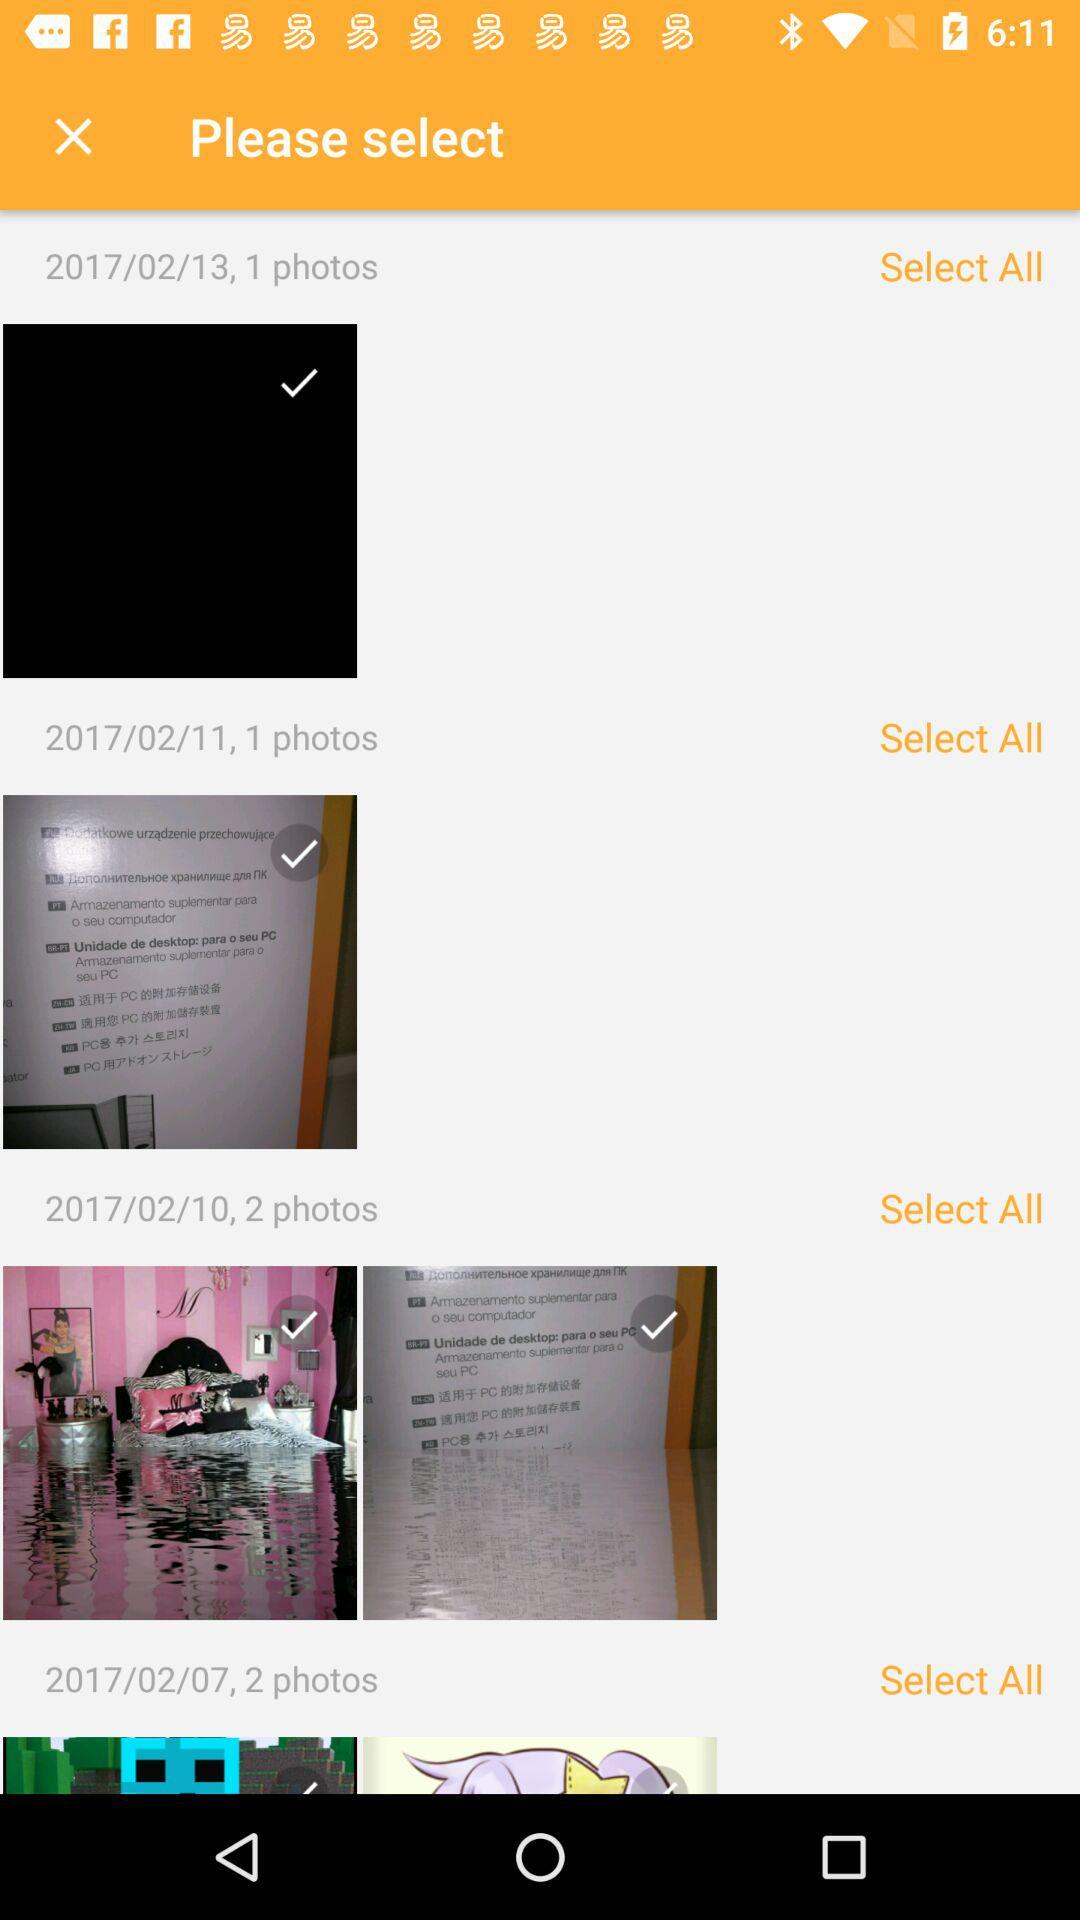  What do you see at coordinates (291, 1331) in the screenshot?
I see `photo checkmark` at bounding box center [291, 1331].